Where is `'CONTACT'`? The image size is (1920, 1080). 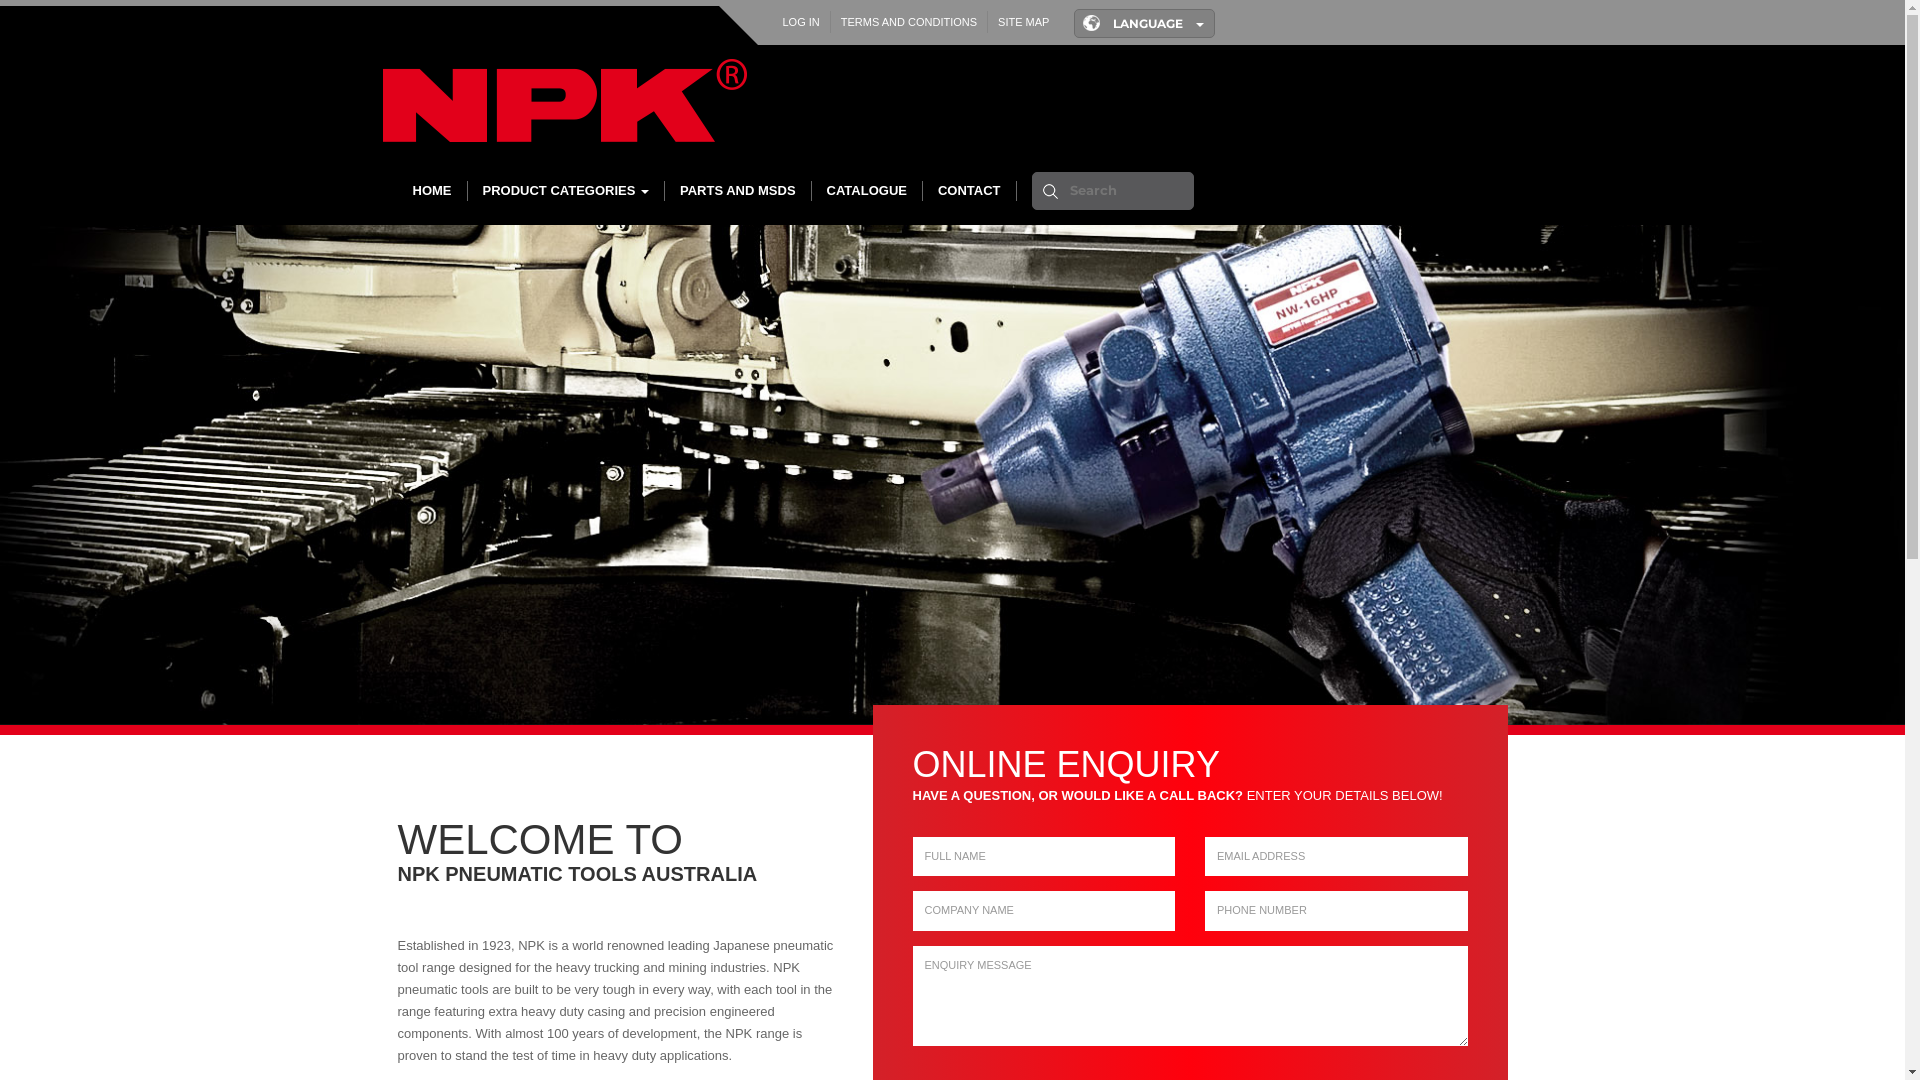 'CONTACT' is located at coordinates (969, 191).